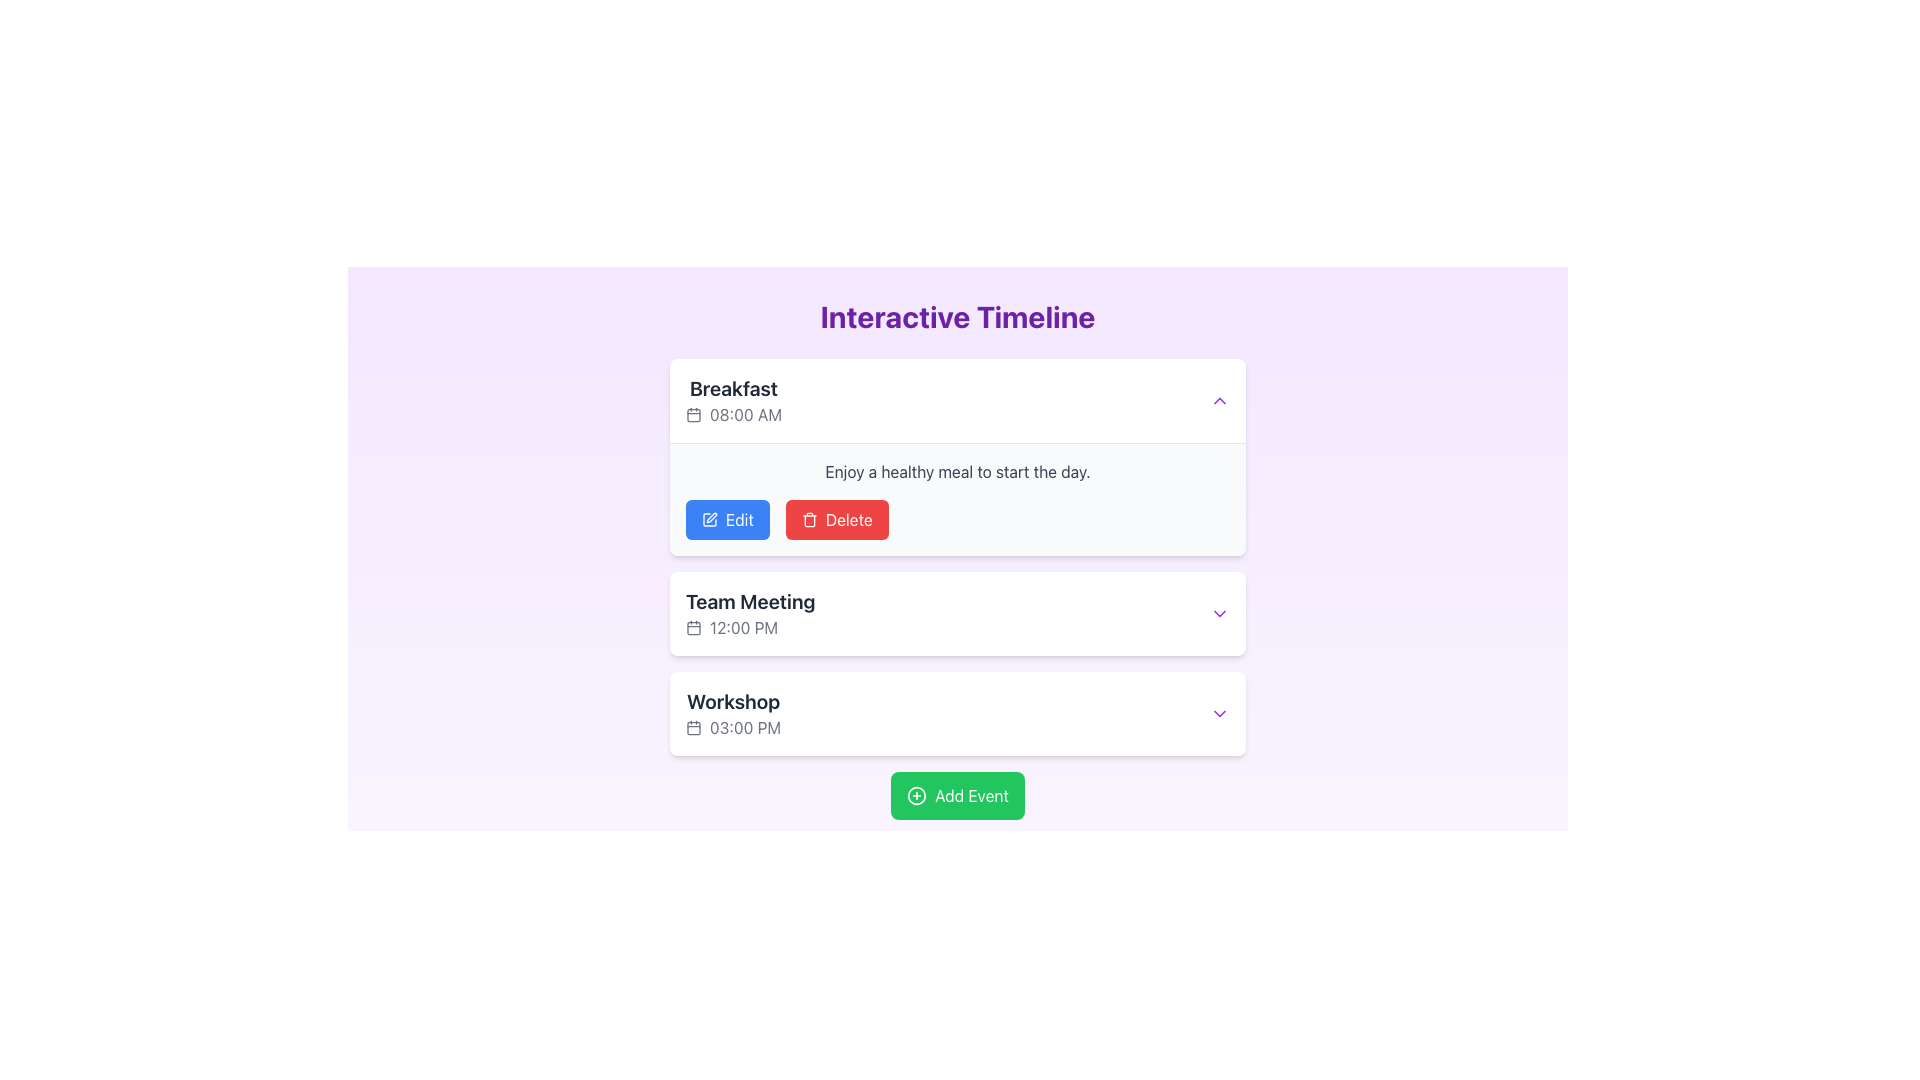 This screenshot has height=1080, width=1920. What do you see at coordinates (694, 627) in the screenshot?
I see `the calendar icon associated with the 'Team Meeting' entry in the timeline, positioned to the left of the entry's time information ('12:00 PM')` at bounding box center [694, 627].